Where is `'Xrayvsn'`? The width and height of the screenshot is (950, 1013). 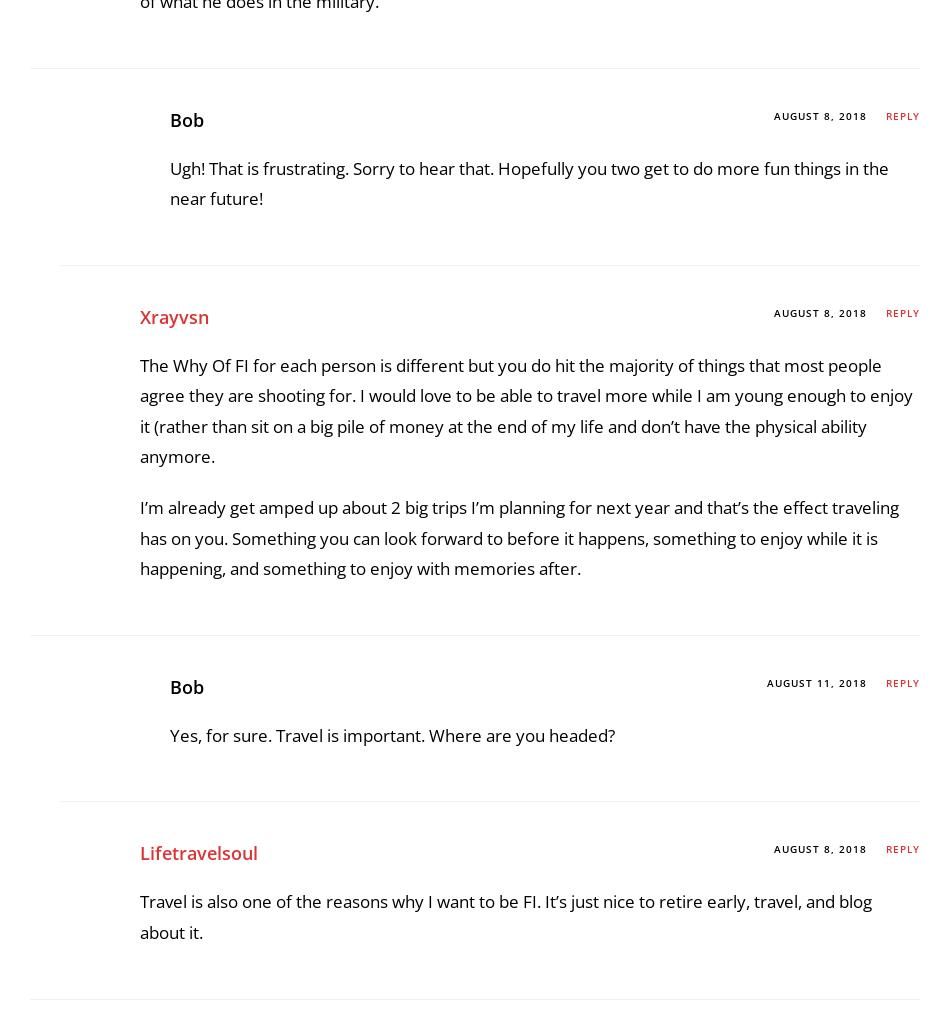
'Xrayvsn' is located at coordinates (174, 877).